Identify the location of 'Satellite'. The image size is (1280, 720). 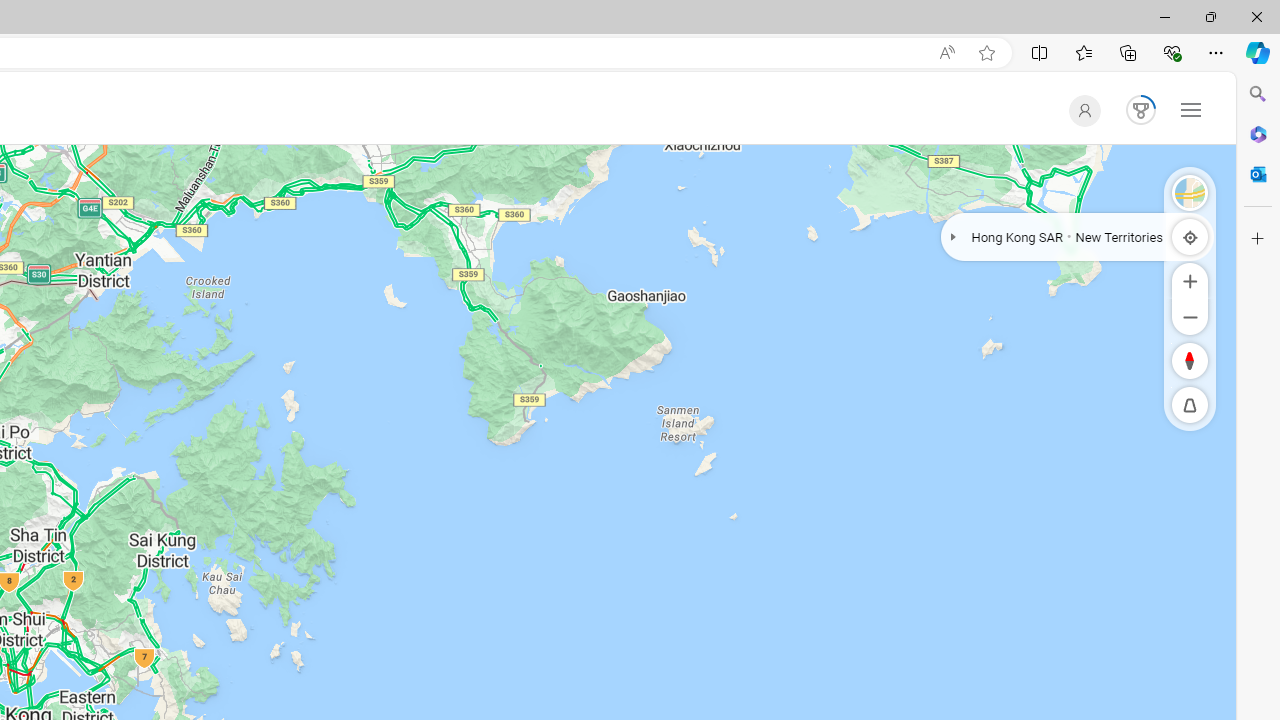
(1190, 192).